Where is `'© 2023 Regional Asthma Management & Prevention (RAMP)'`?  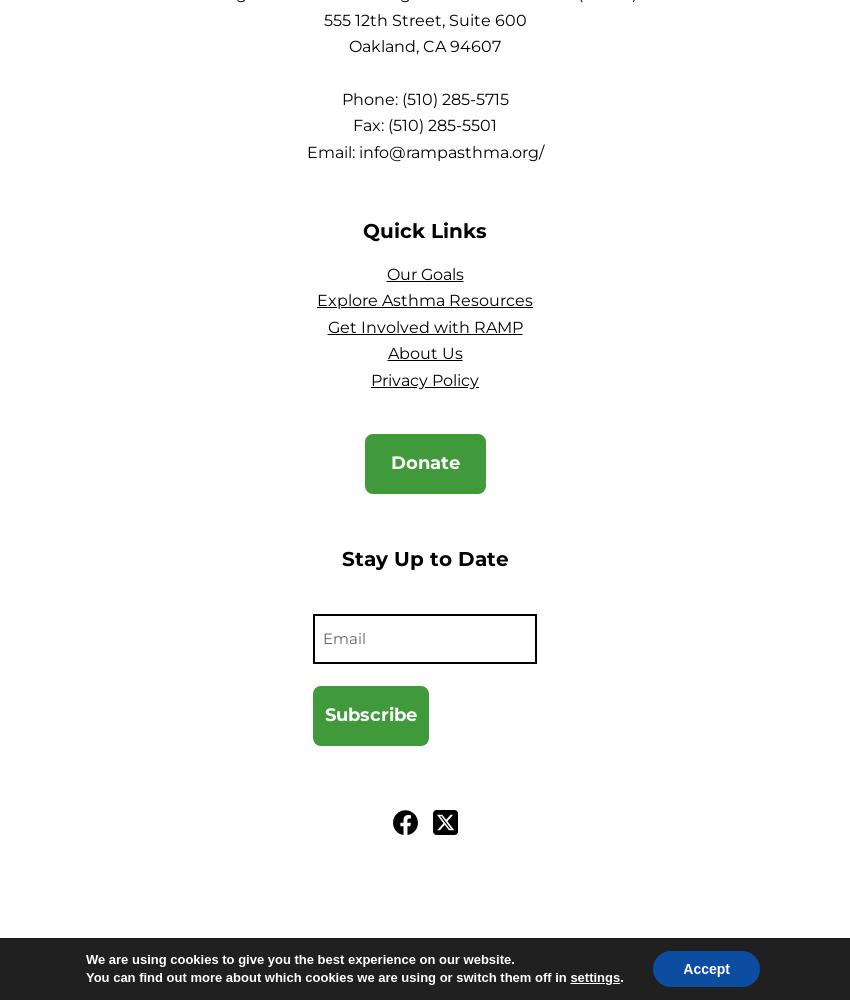 '© 2023 Regional Asthma Management & Prevention (RAMP)' is located at coordinates (267, 947).